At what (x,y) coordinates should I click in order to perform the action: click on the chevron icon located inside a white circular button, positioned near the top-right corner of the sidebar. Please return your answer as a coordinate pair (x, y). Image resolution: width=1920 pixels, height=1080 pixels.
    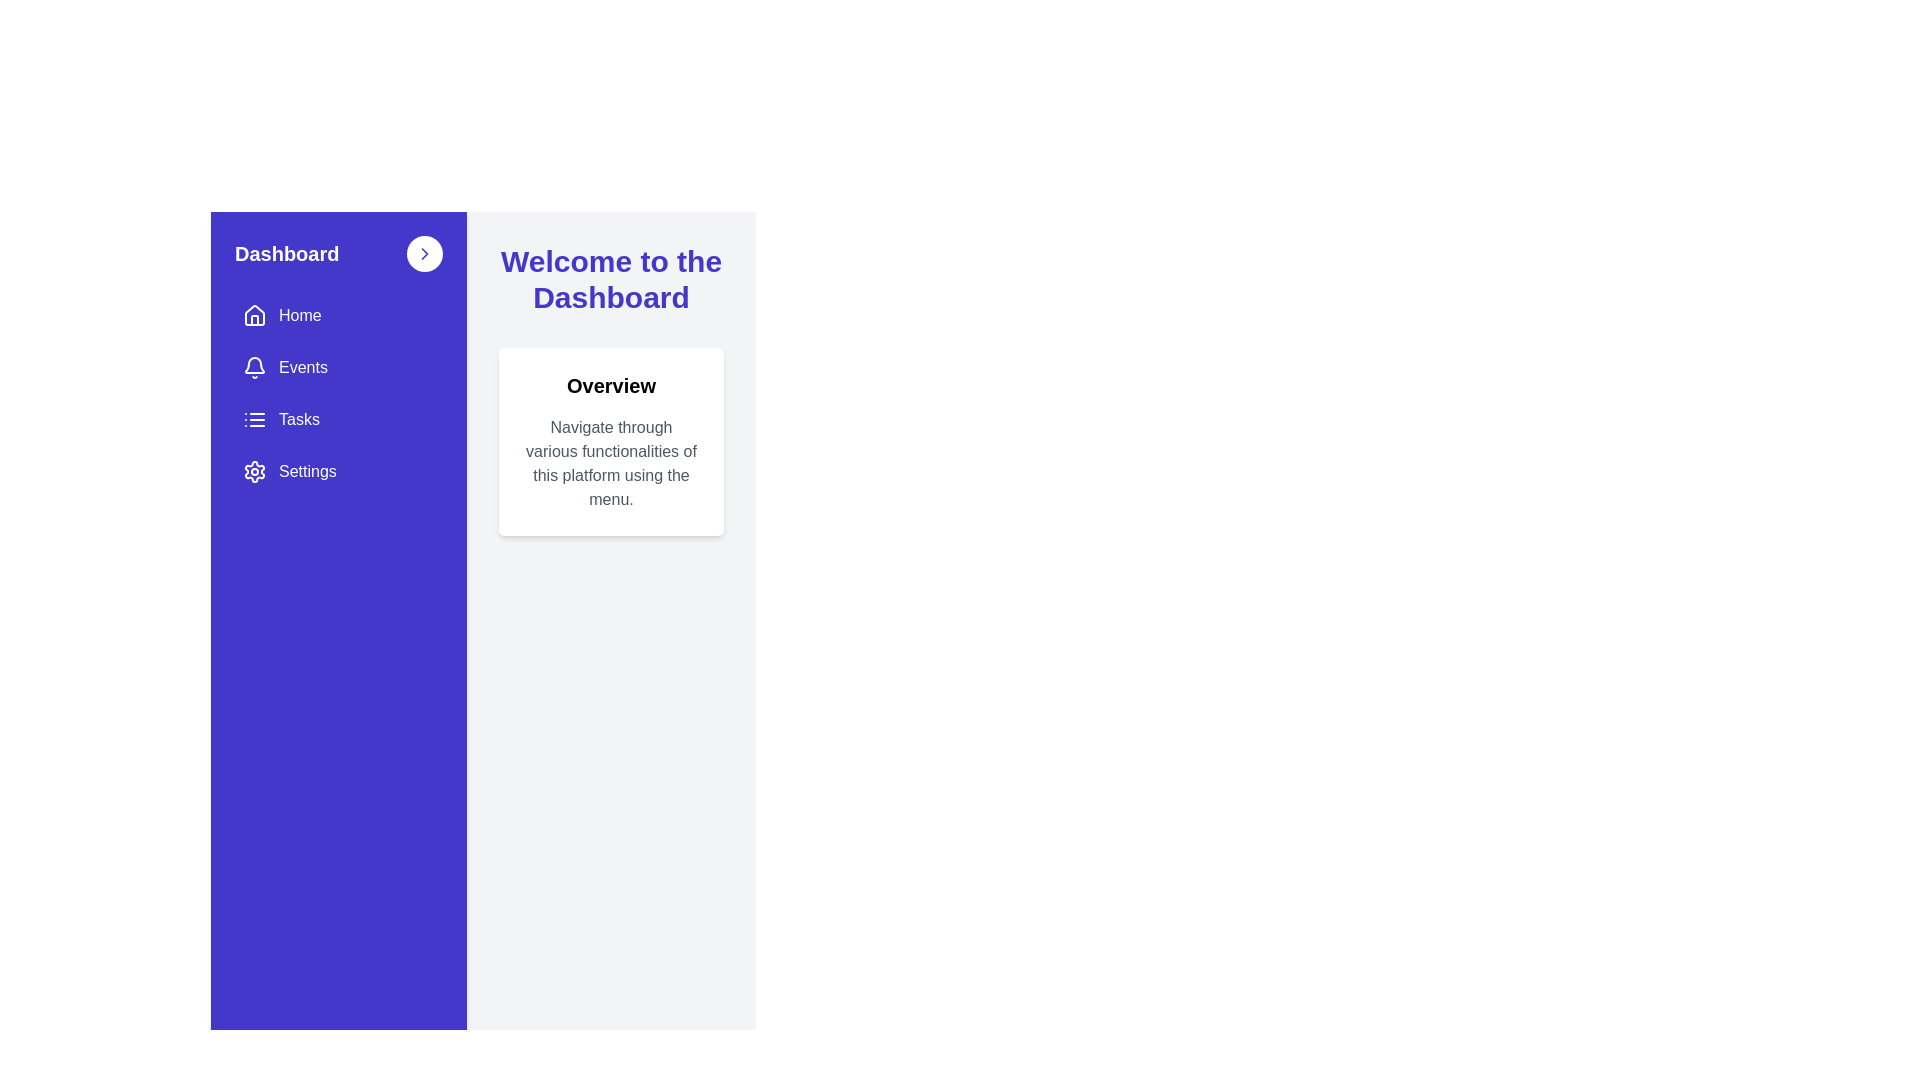
    Looking at the image, I should click on (424, 253).